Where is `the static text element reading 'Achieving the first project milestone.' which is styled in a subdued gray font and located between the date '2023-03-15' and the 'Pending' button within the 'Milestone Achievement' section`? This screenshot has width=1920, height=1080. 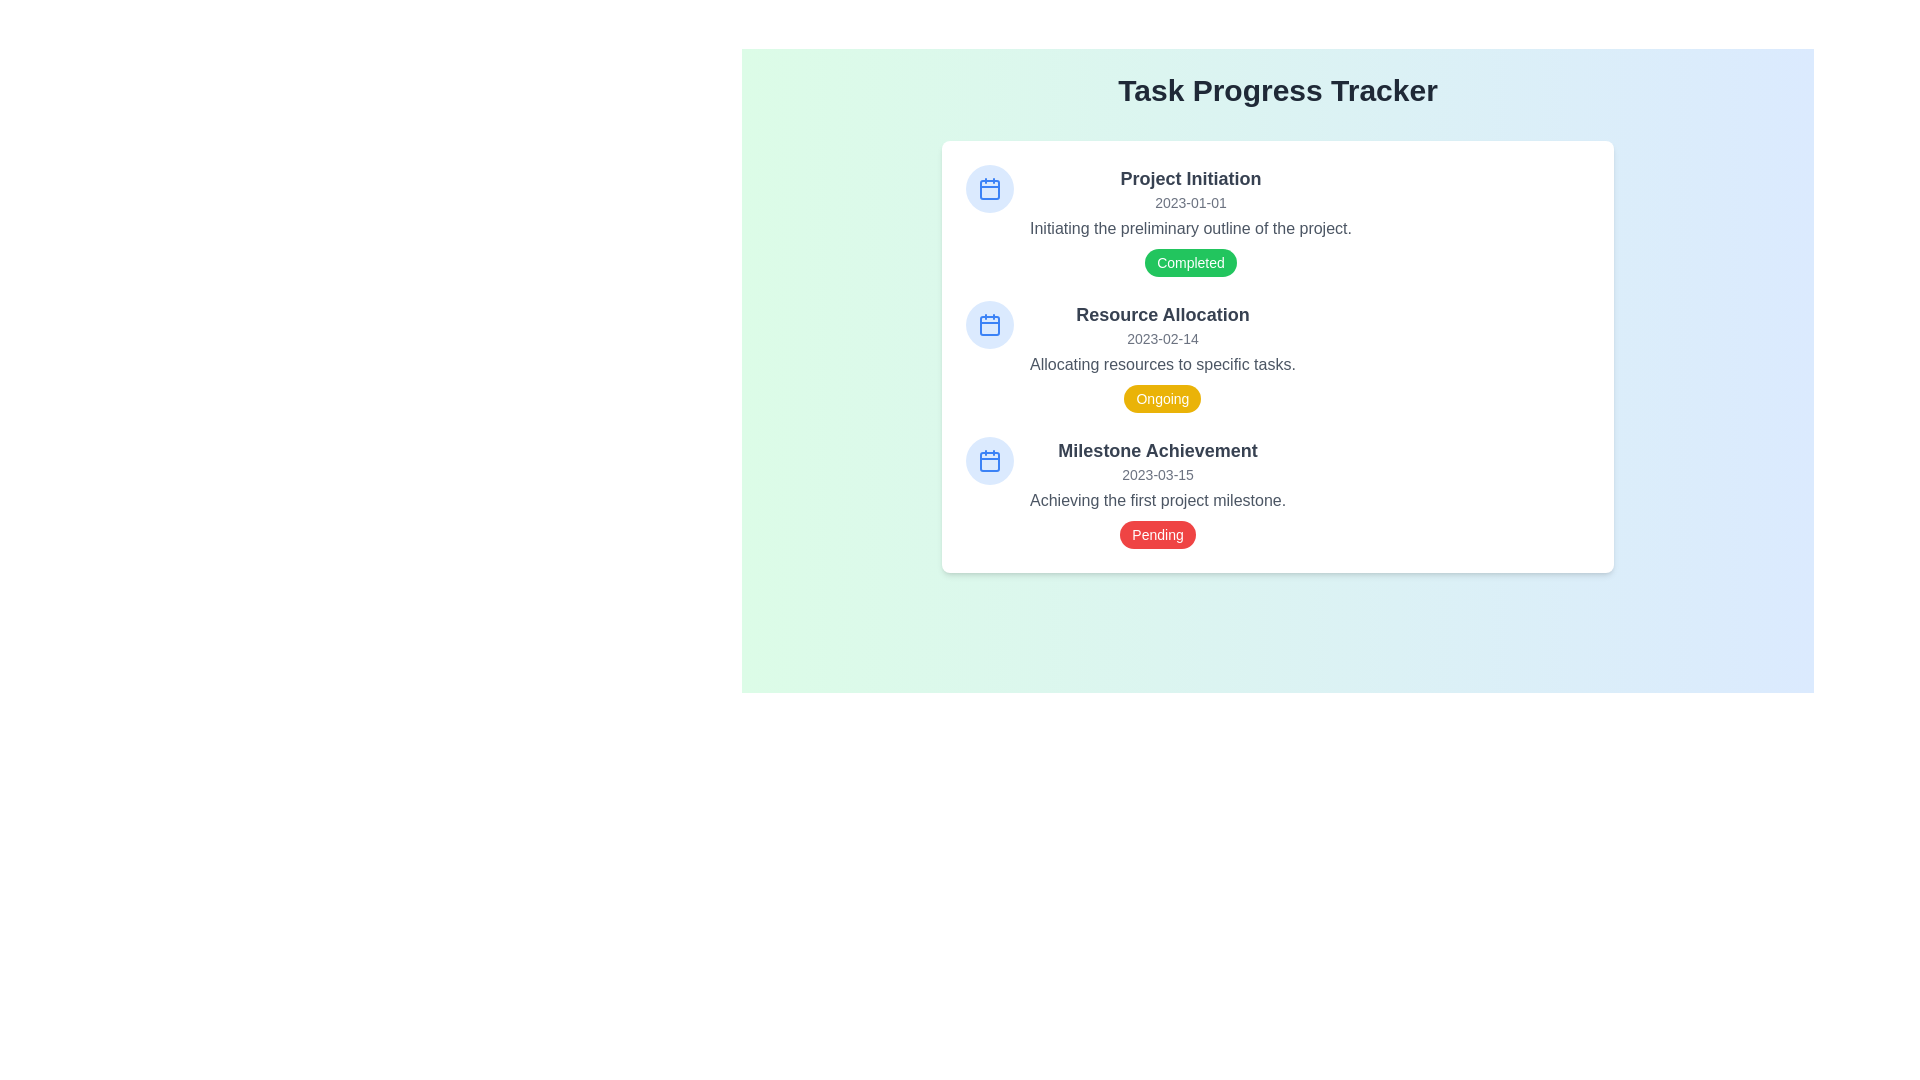
the static text element reading 'Achieving the first project milestone.' which is styled in a subdued gray font and located between the date '2023-03-15' and the 'Pending' button within the 'Milestone Achievement' section is located at coordinates (1158, 500).